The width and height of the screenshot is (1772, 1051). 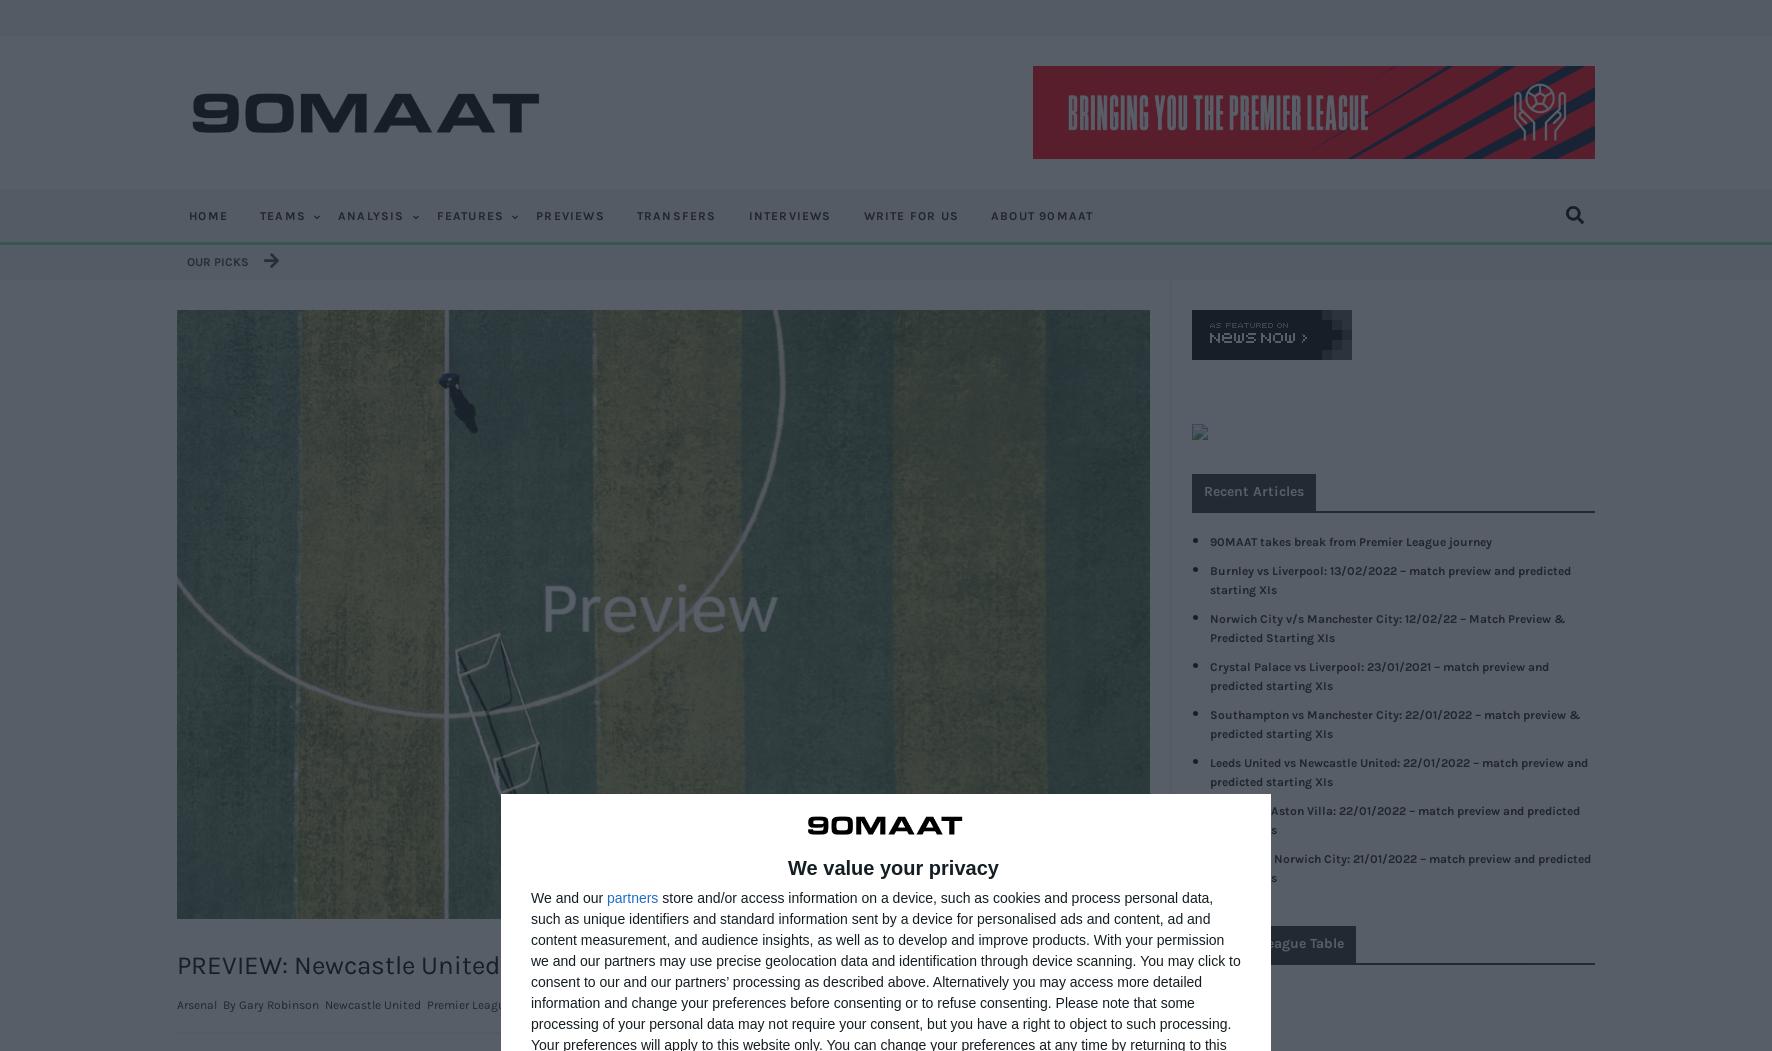 What do you see at coordinates (675, 214) in the screenshot?
I see `'TRANSFERS'` at bounding box center [675, 214].